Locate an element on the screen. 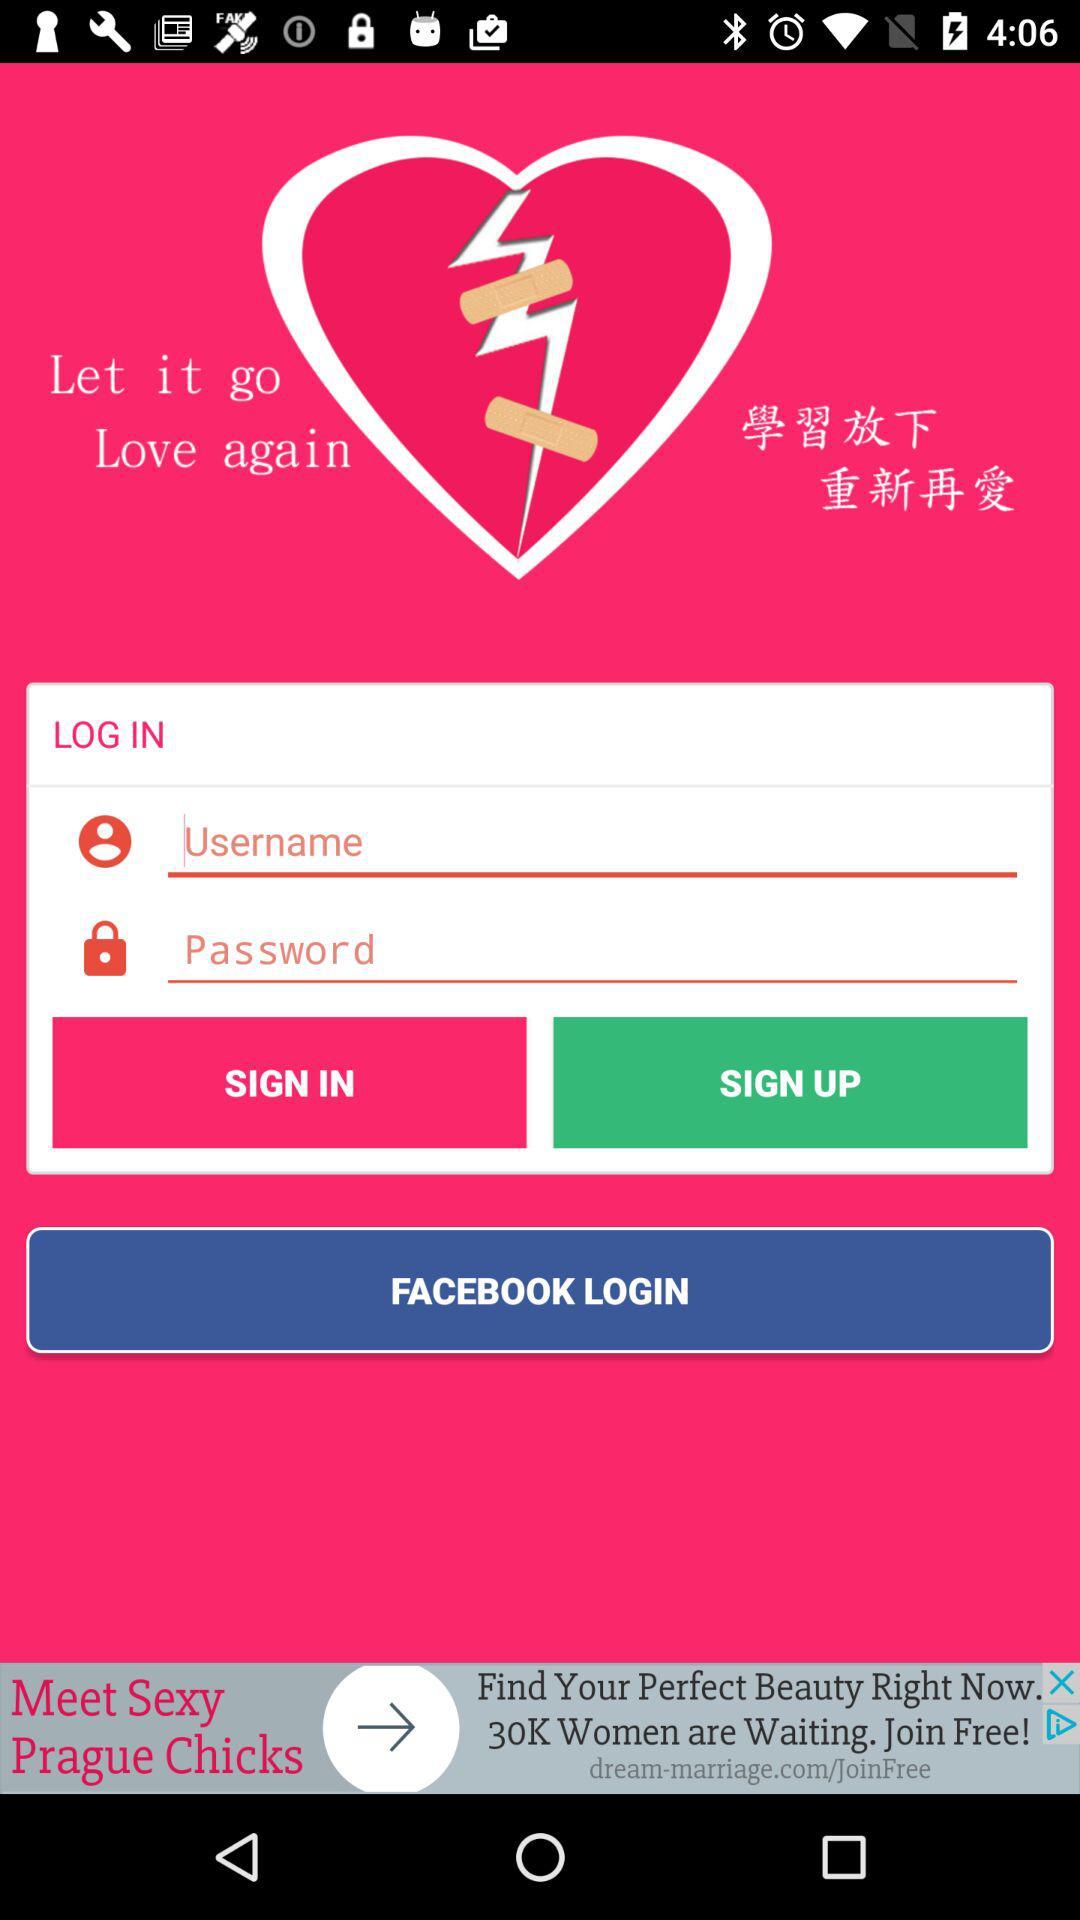 The height and width of the screenshot is (1920, 1080). username is located at coordinates (591, 841).